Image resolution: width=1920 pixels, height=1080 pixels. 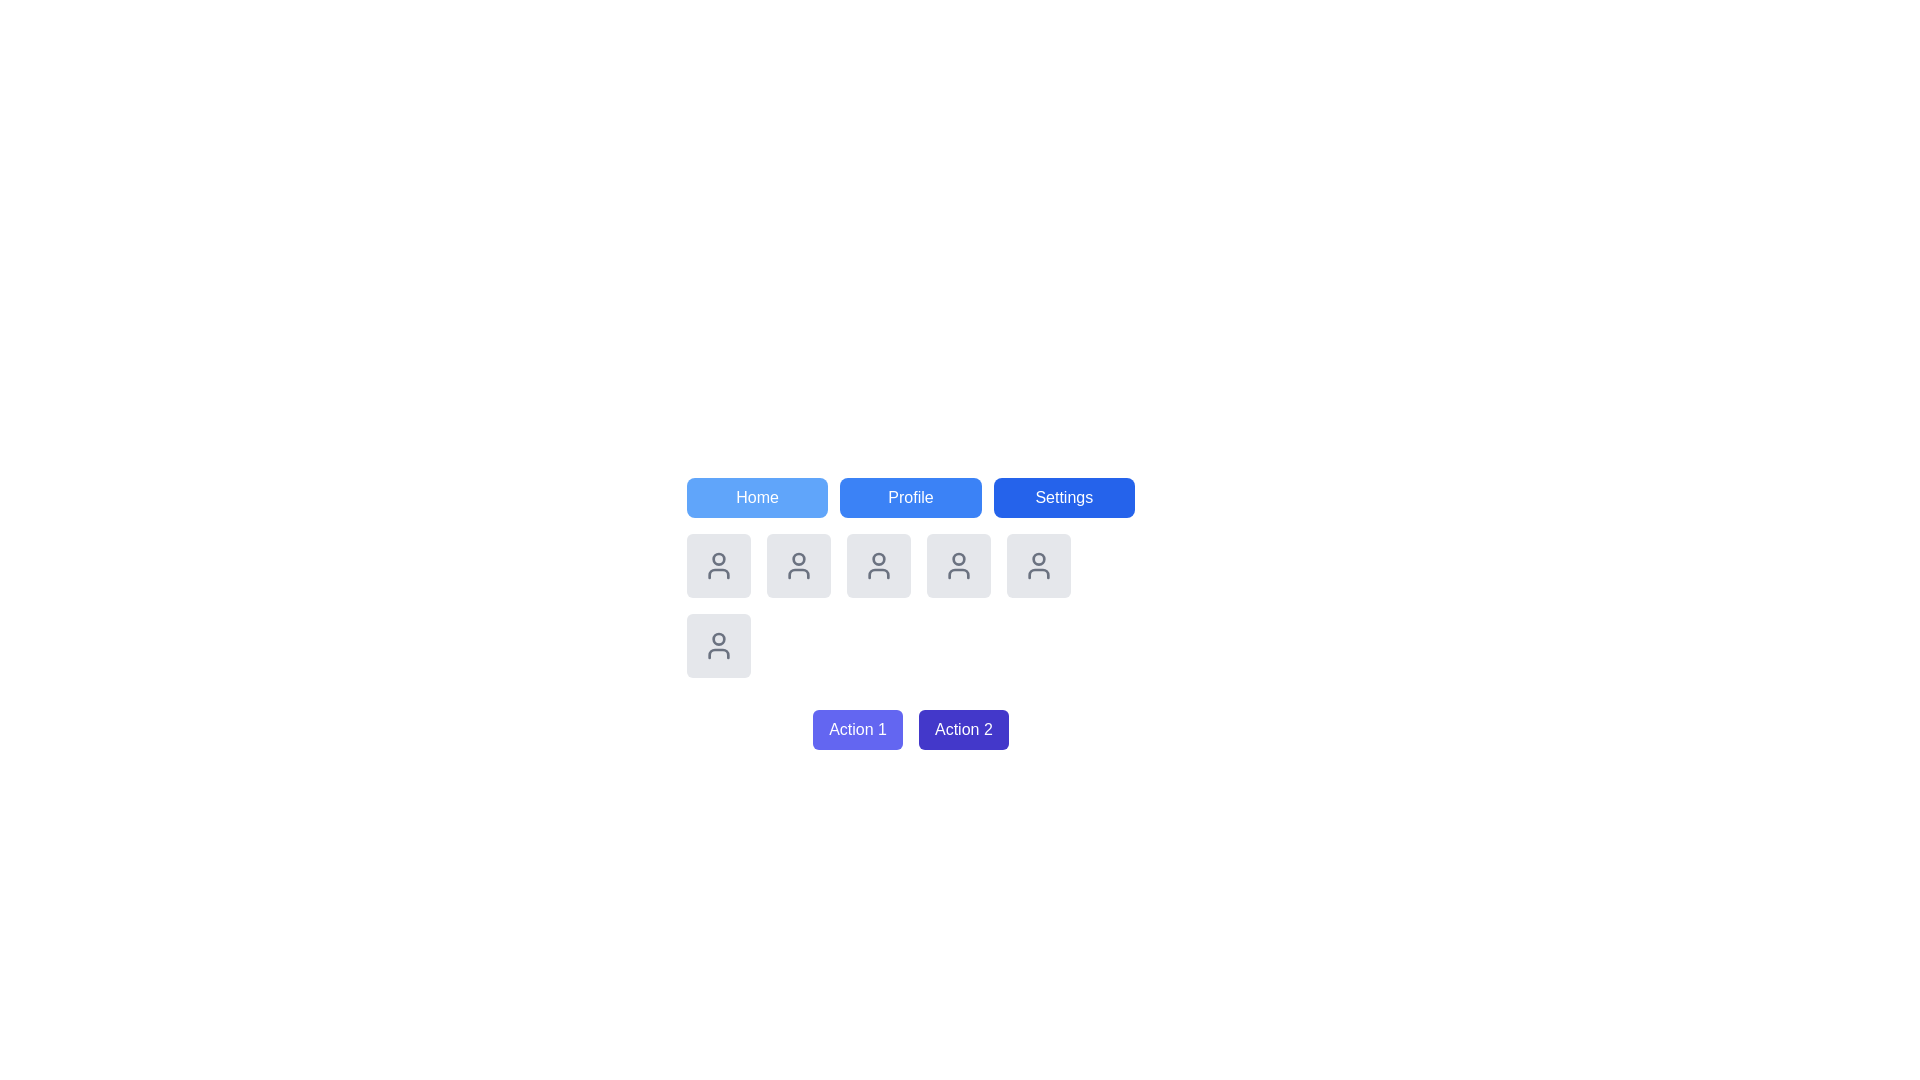 What do you see at coordinates (719, 645) in the screenshot?
I see `the user profile icon located` at bounding box center [719, 645].